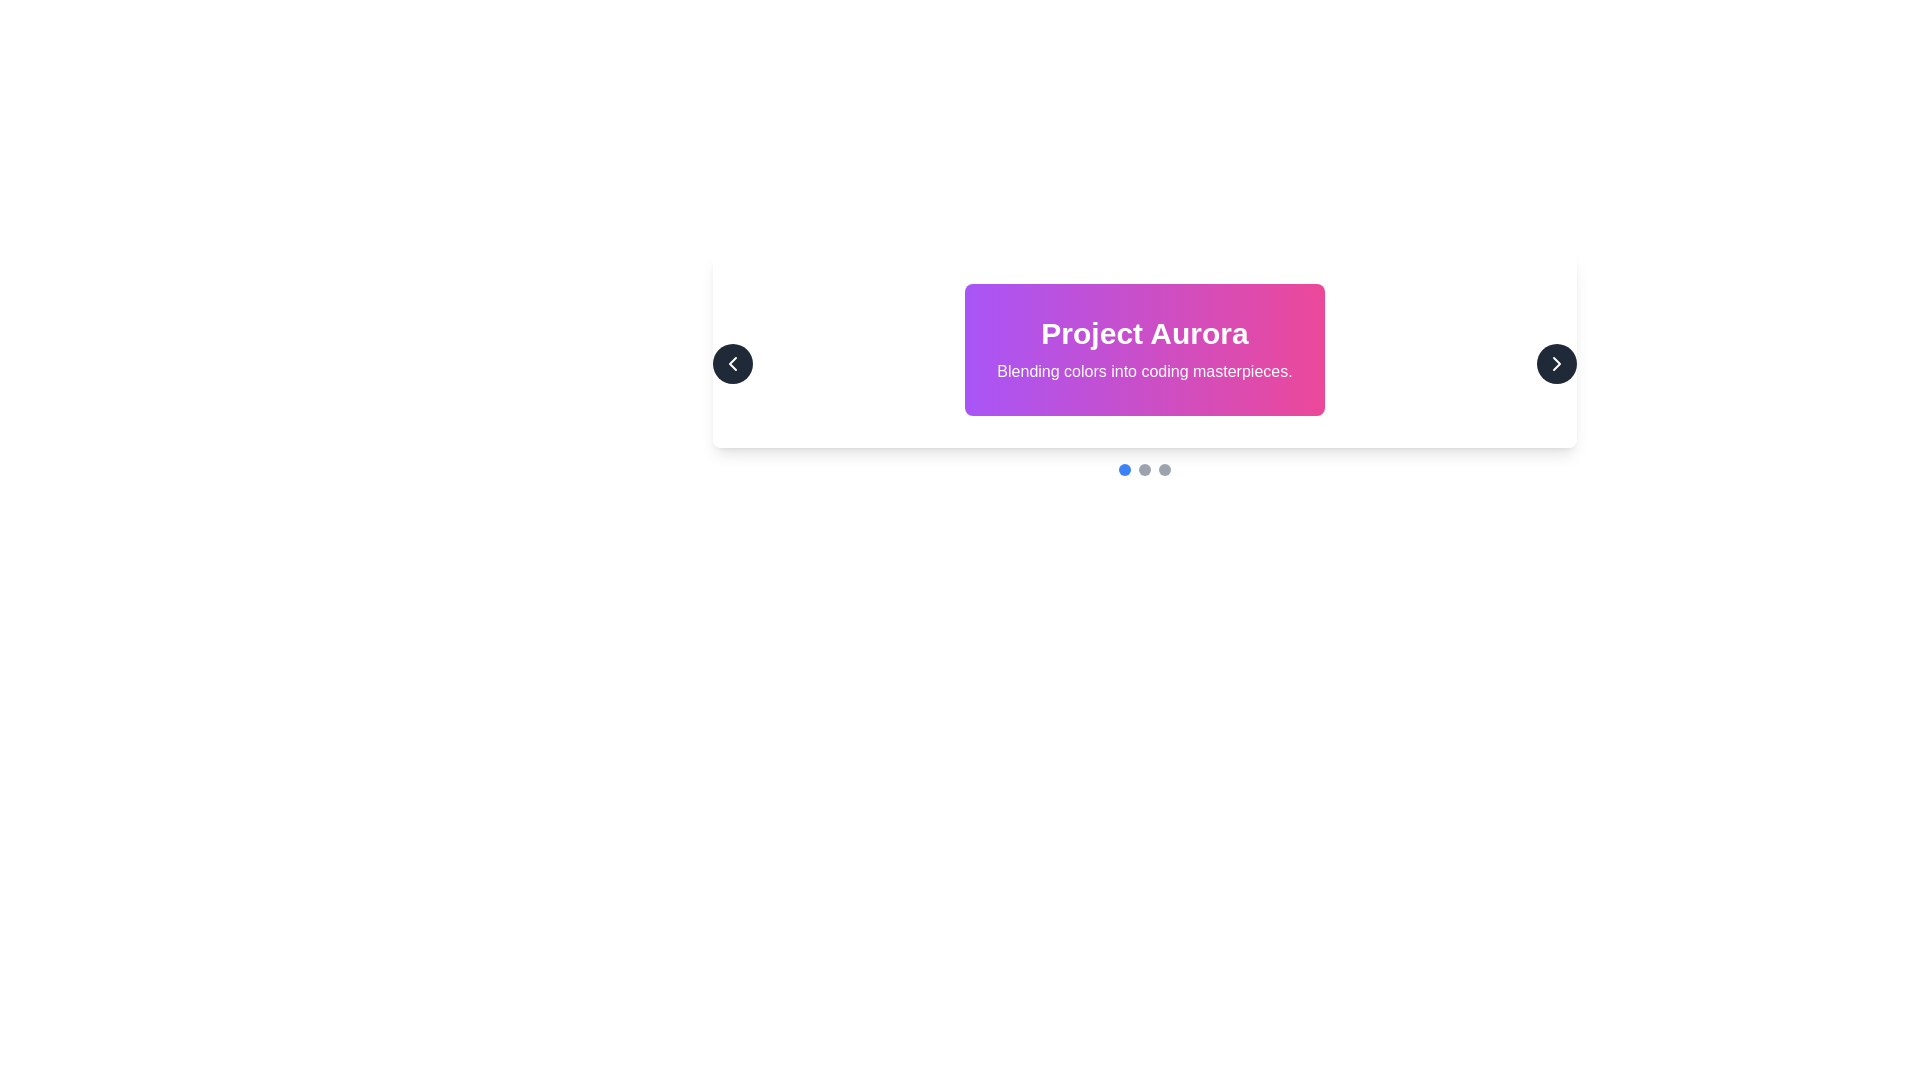  Describe the element at coordinates (1165, 470) in the screenshot. I see `the third interactive indicator dot located below the central content area` at that location.